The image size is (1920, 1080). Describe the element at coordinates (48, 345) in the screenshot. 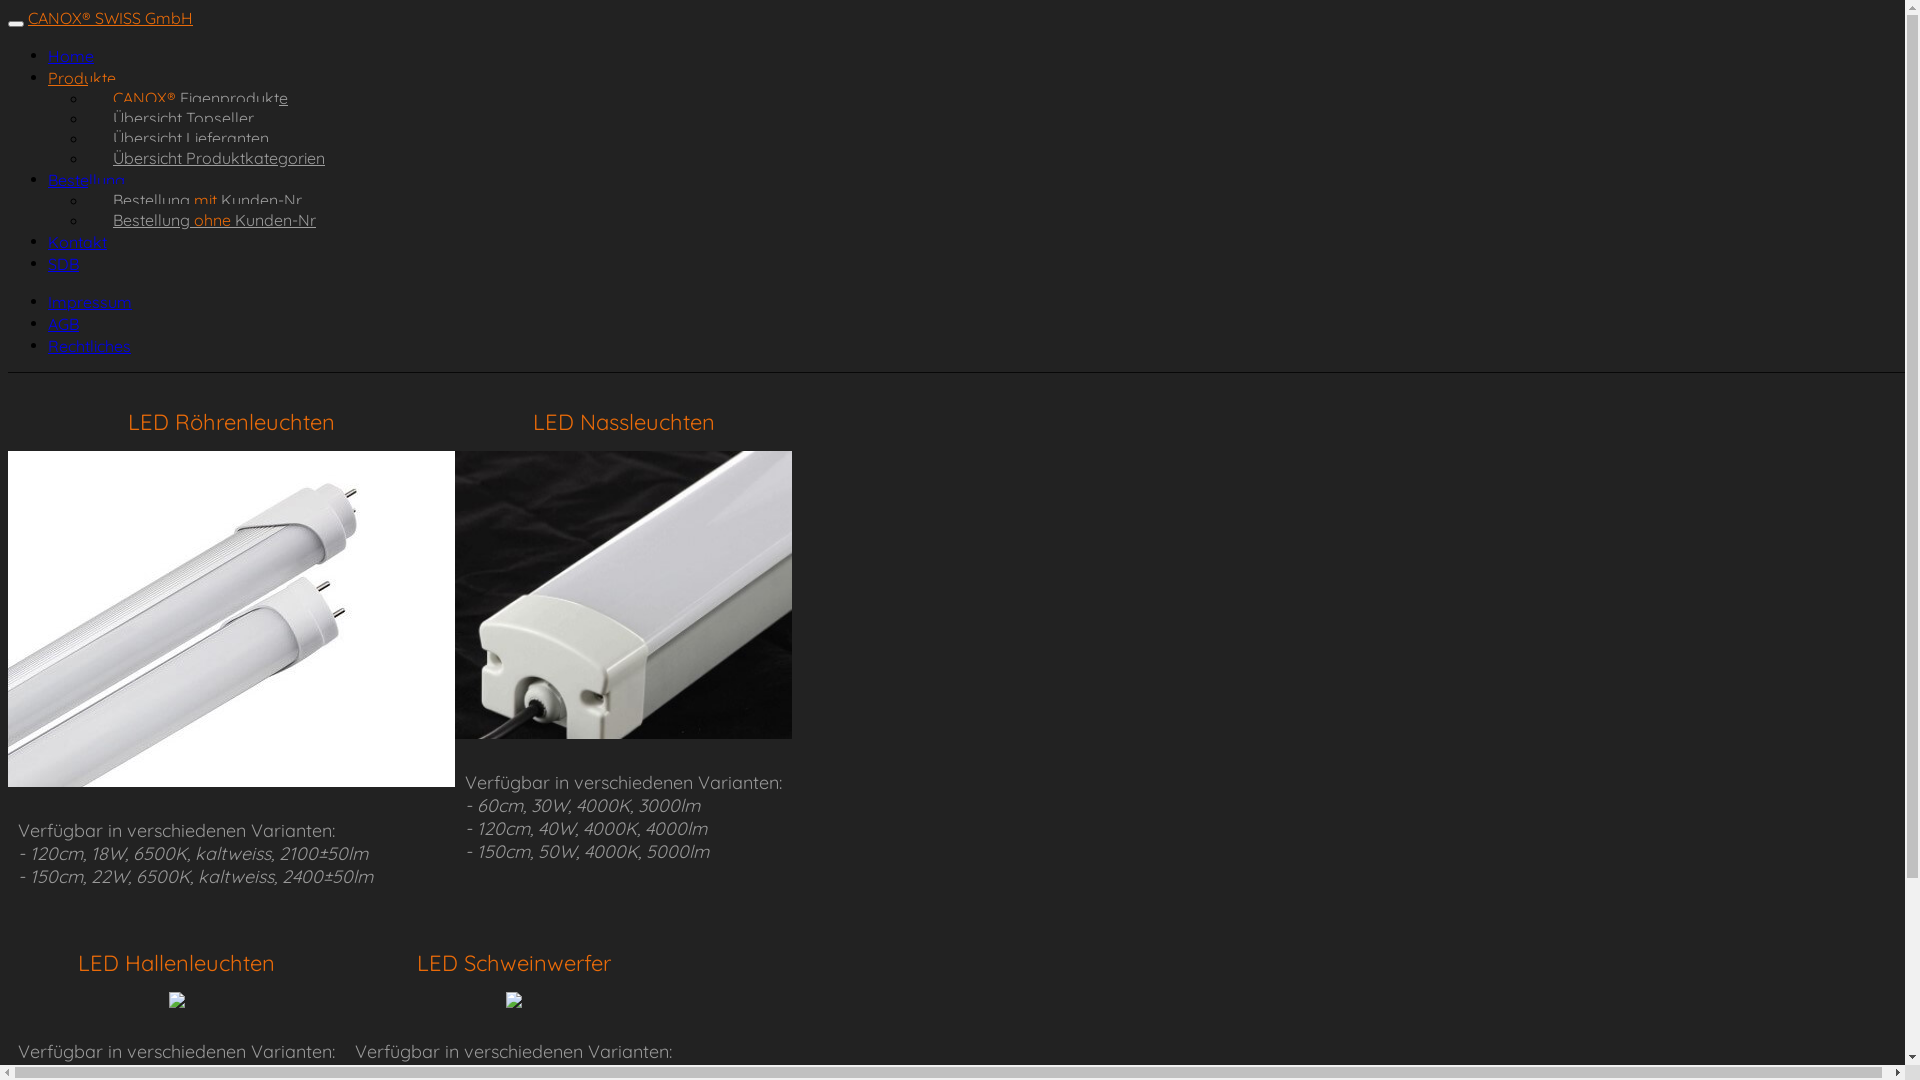

I see `'Rechtliches'` at that location.